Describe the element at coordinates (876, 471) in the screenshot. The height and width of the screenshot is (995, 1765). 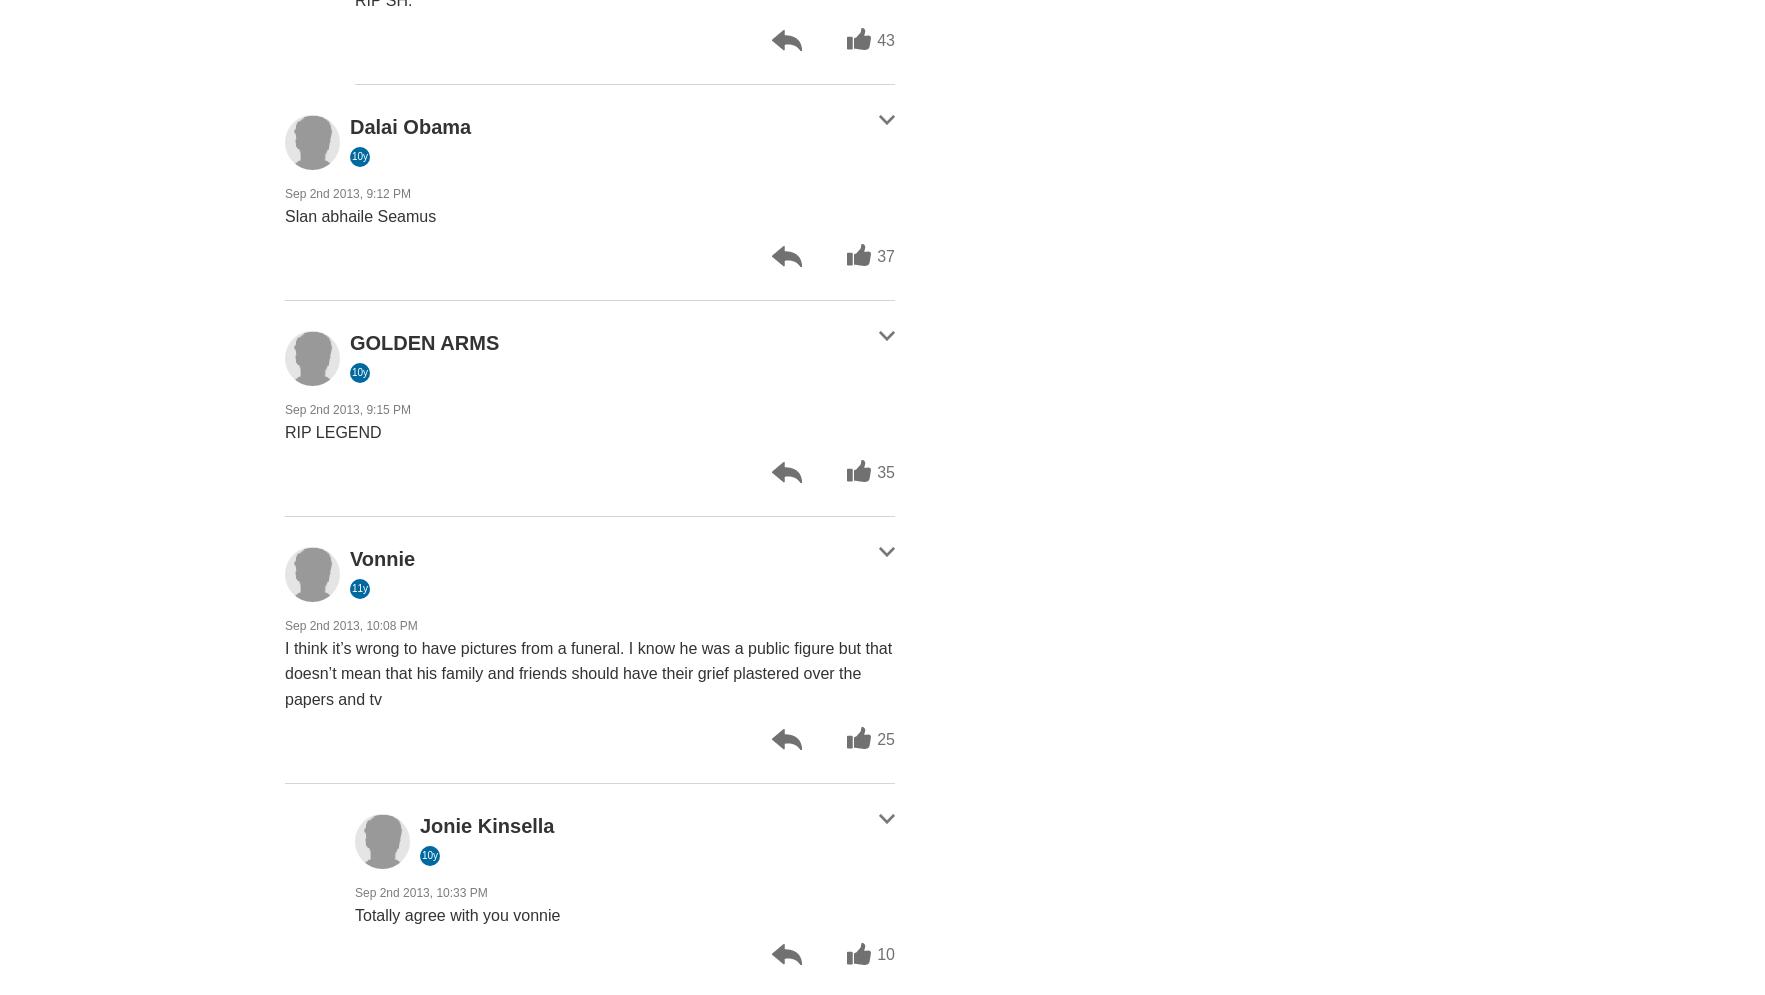
I see `'35'` at that location.